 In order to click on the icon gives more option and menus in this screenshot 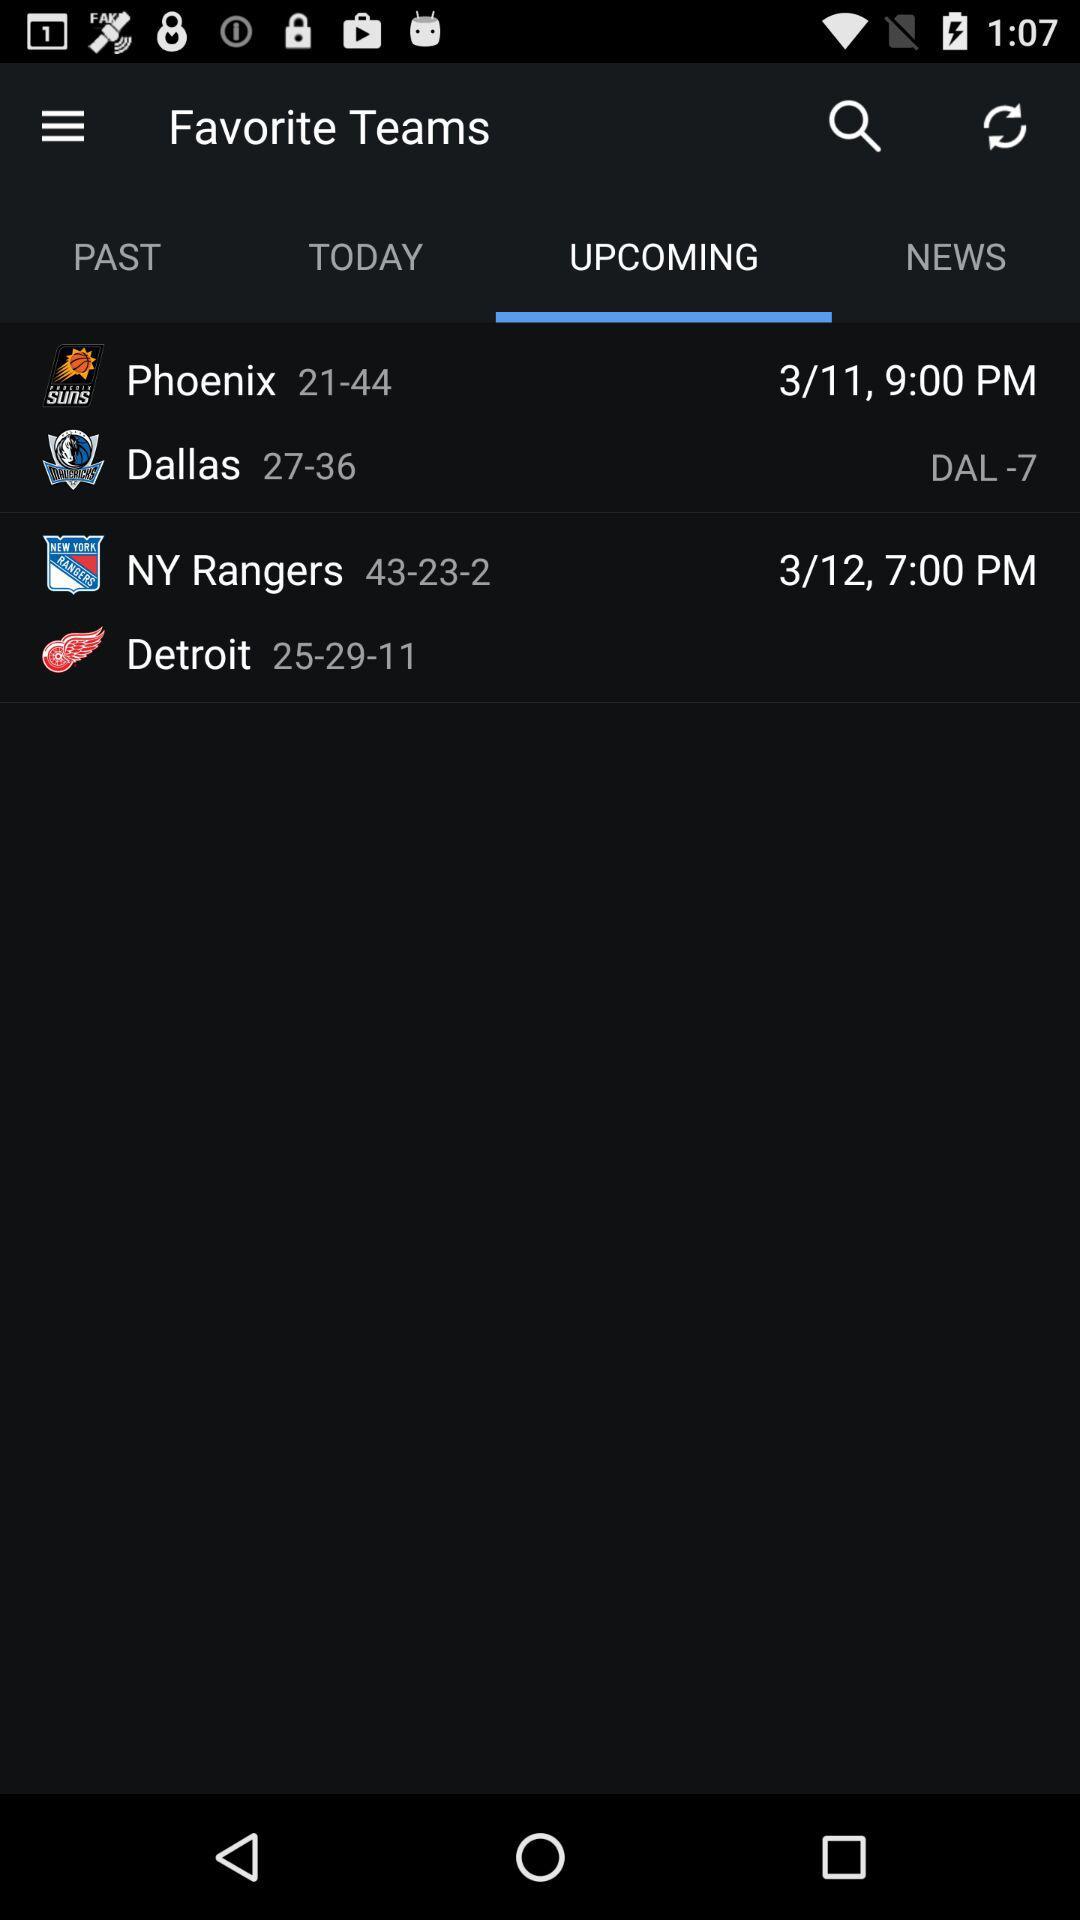, I will do `click(61, 124)`.